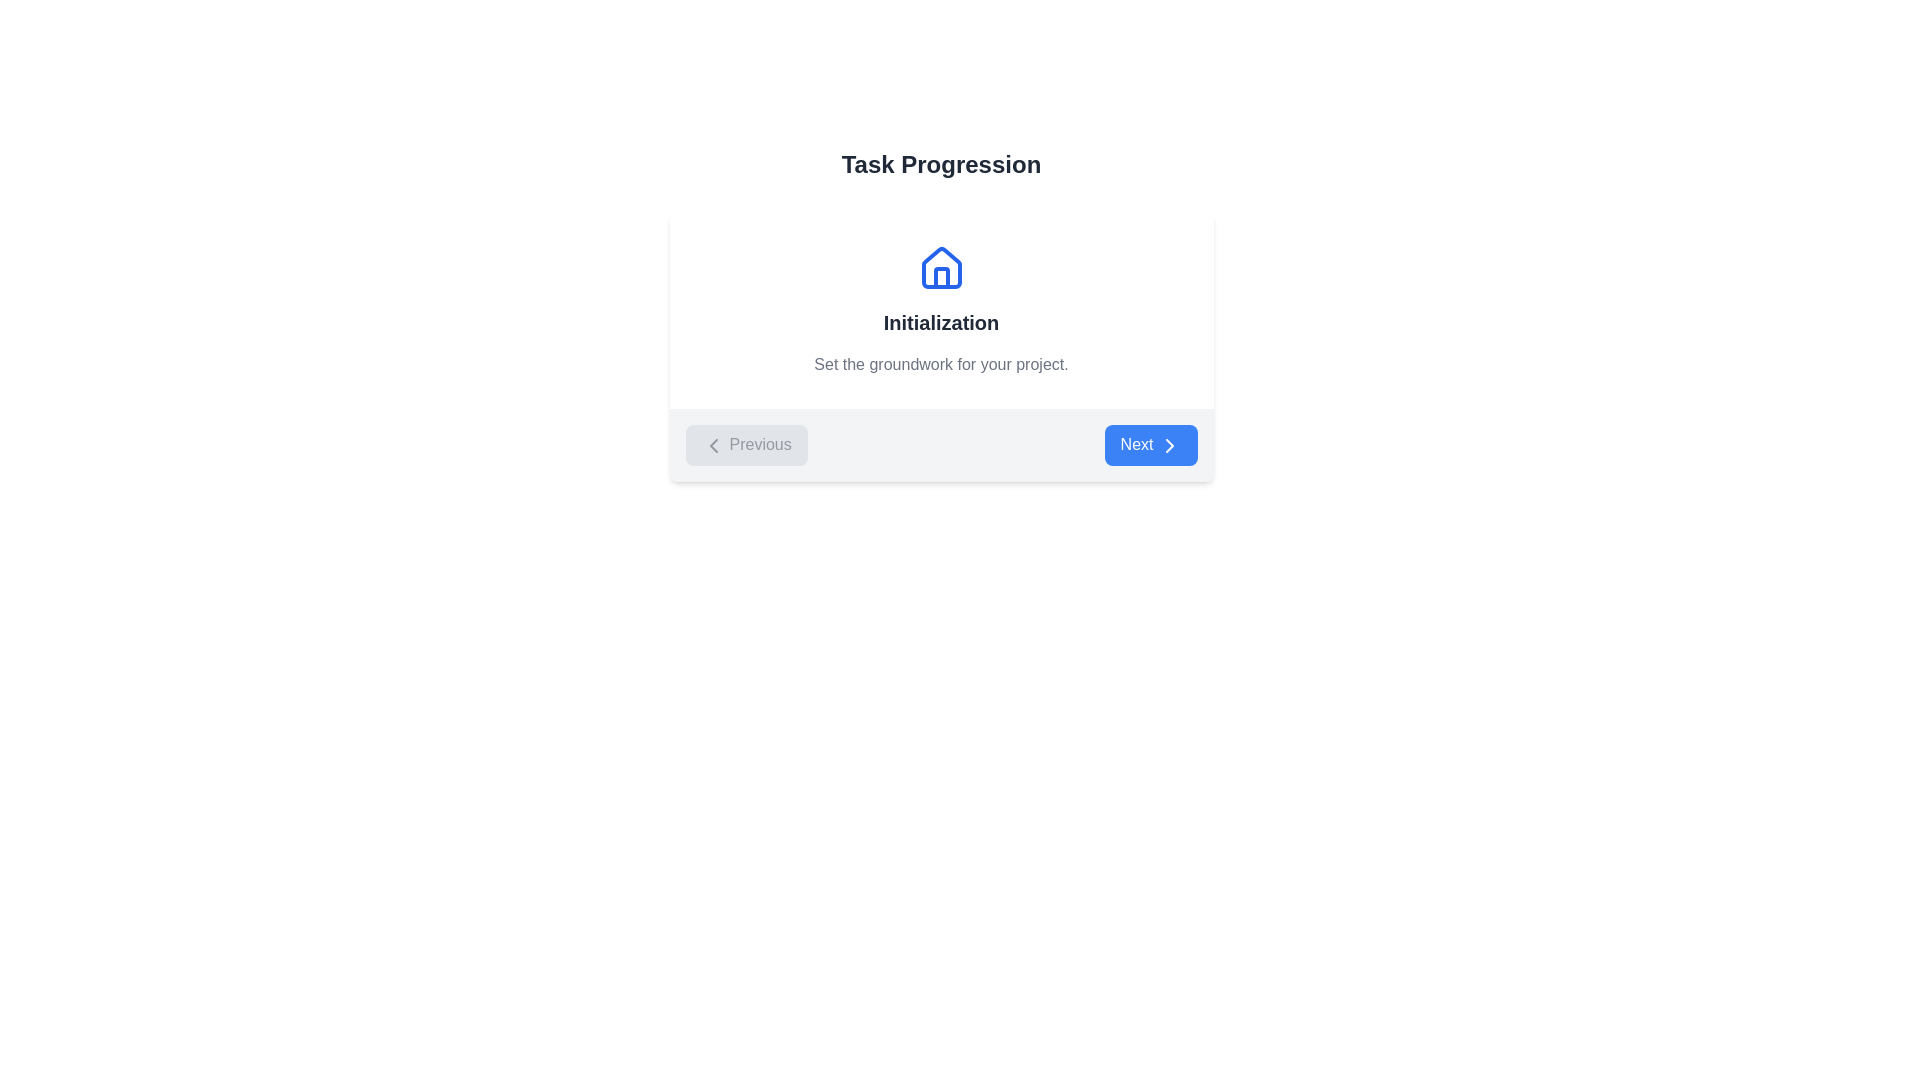 Image resolution: width=1920 pixels, height=1080 pixels. I want to click on the vertical rectangular segment representing the door in the house icon, which is styled with a line pattern and centrally located within the house structure, so click(940, 277).